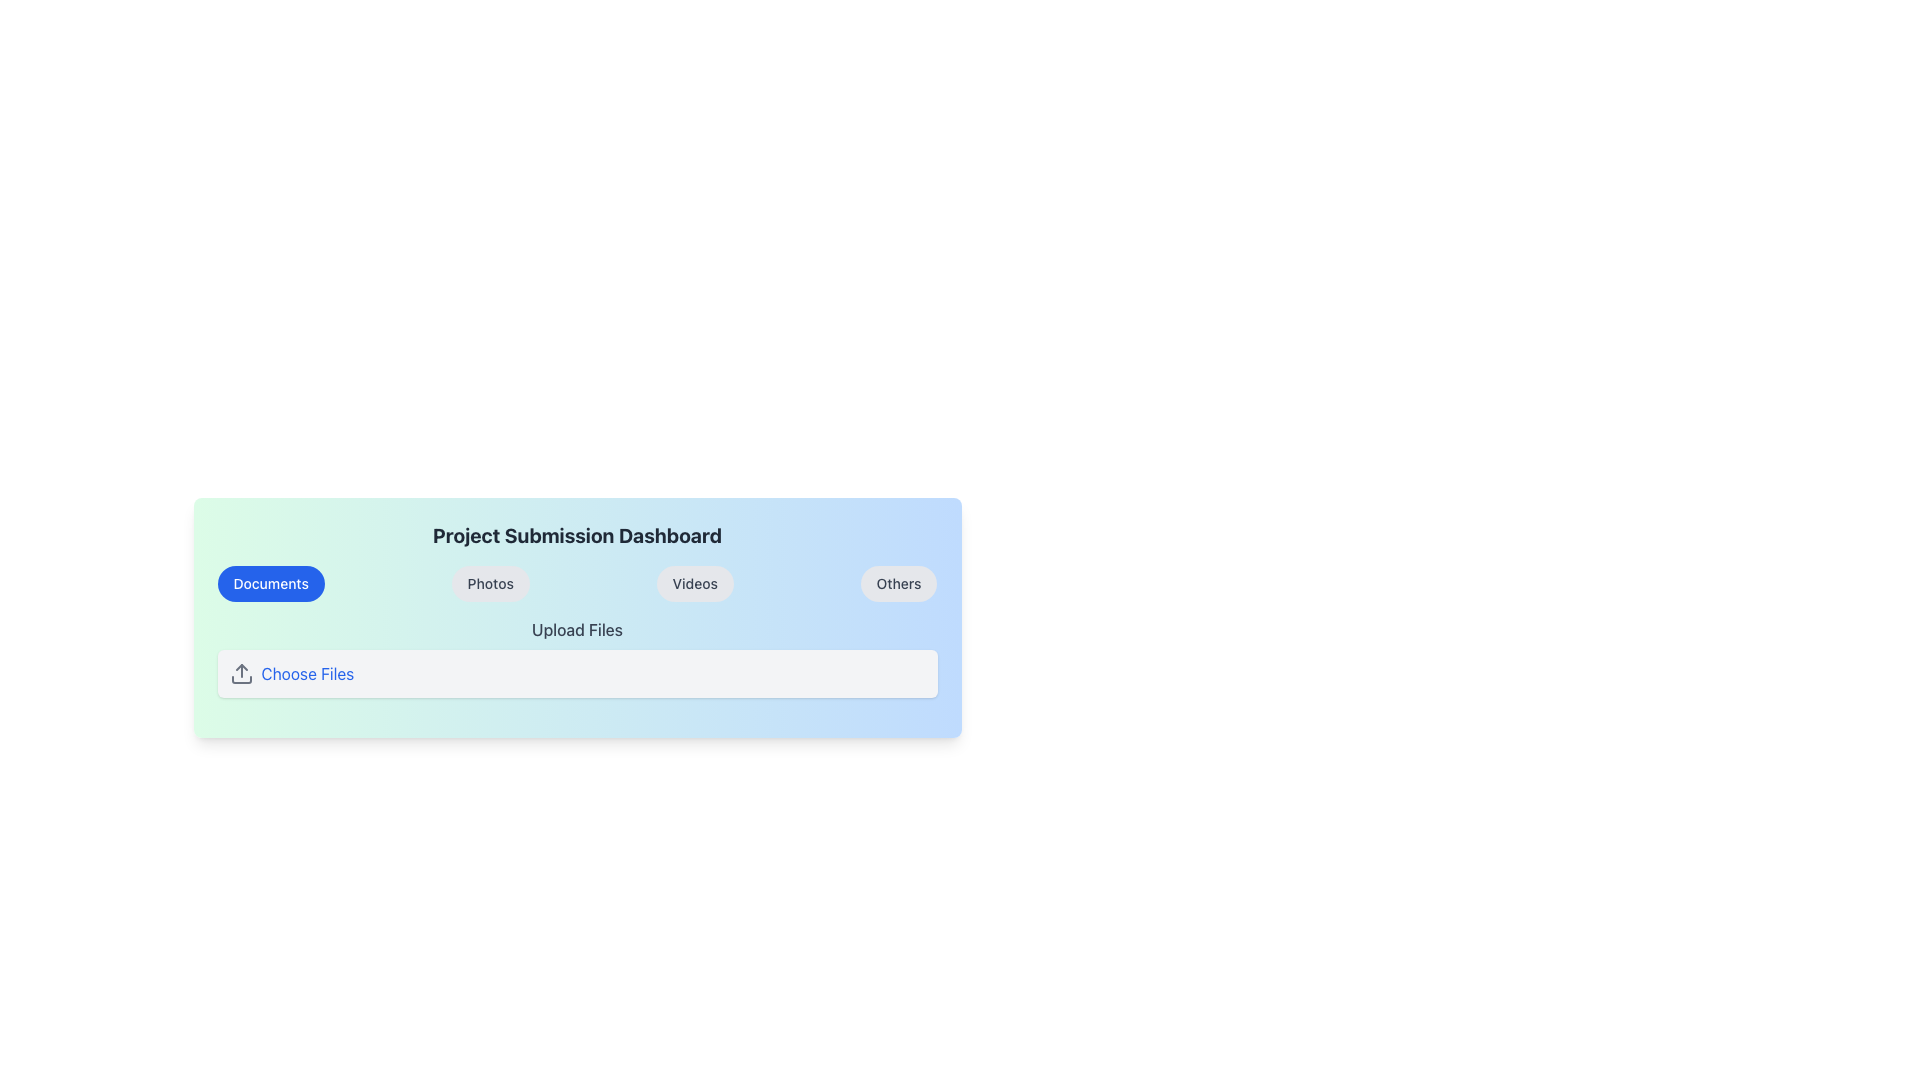 The image size is (1920, 1080). What do you see at coordinates (576, 628) in the screenshot?
I see `text content of the label that serves as a heading for the file upload section, positioned directly above the 'Choose Files' button` at bounding box center [576, 628].